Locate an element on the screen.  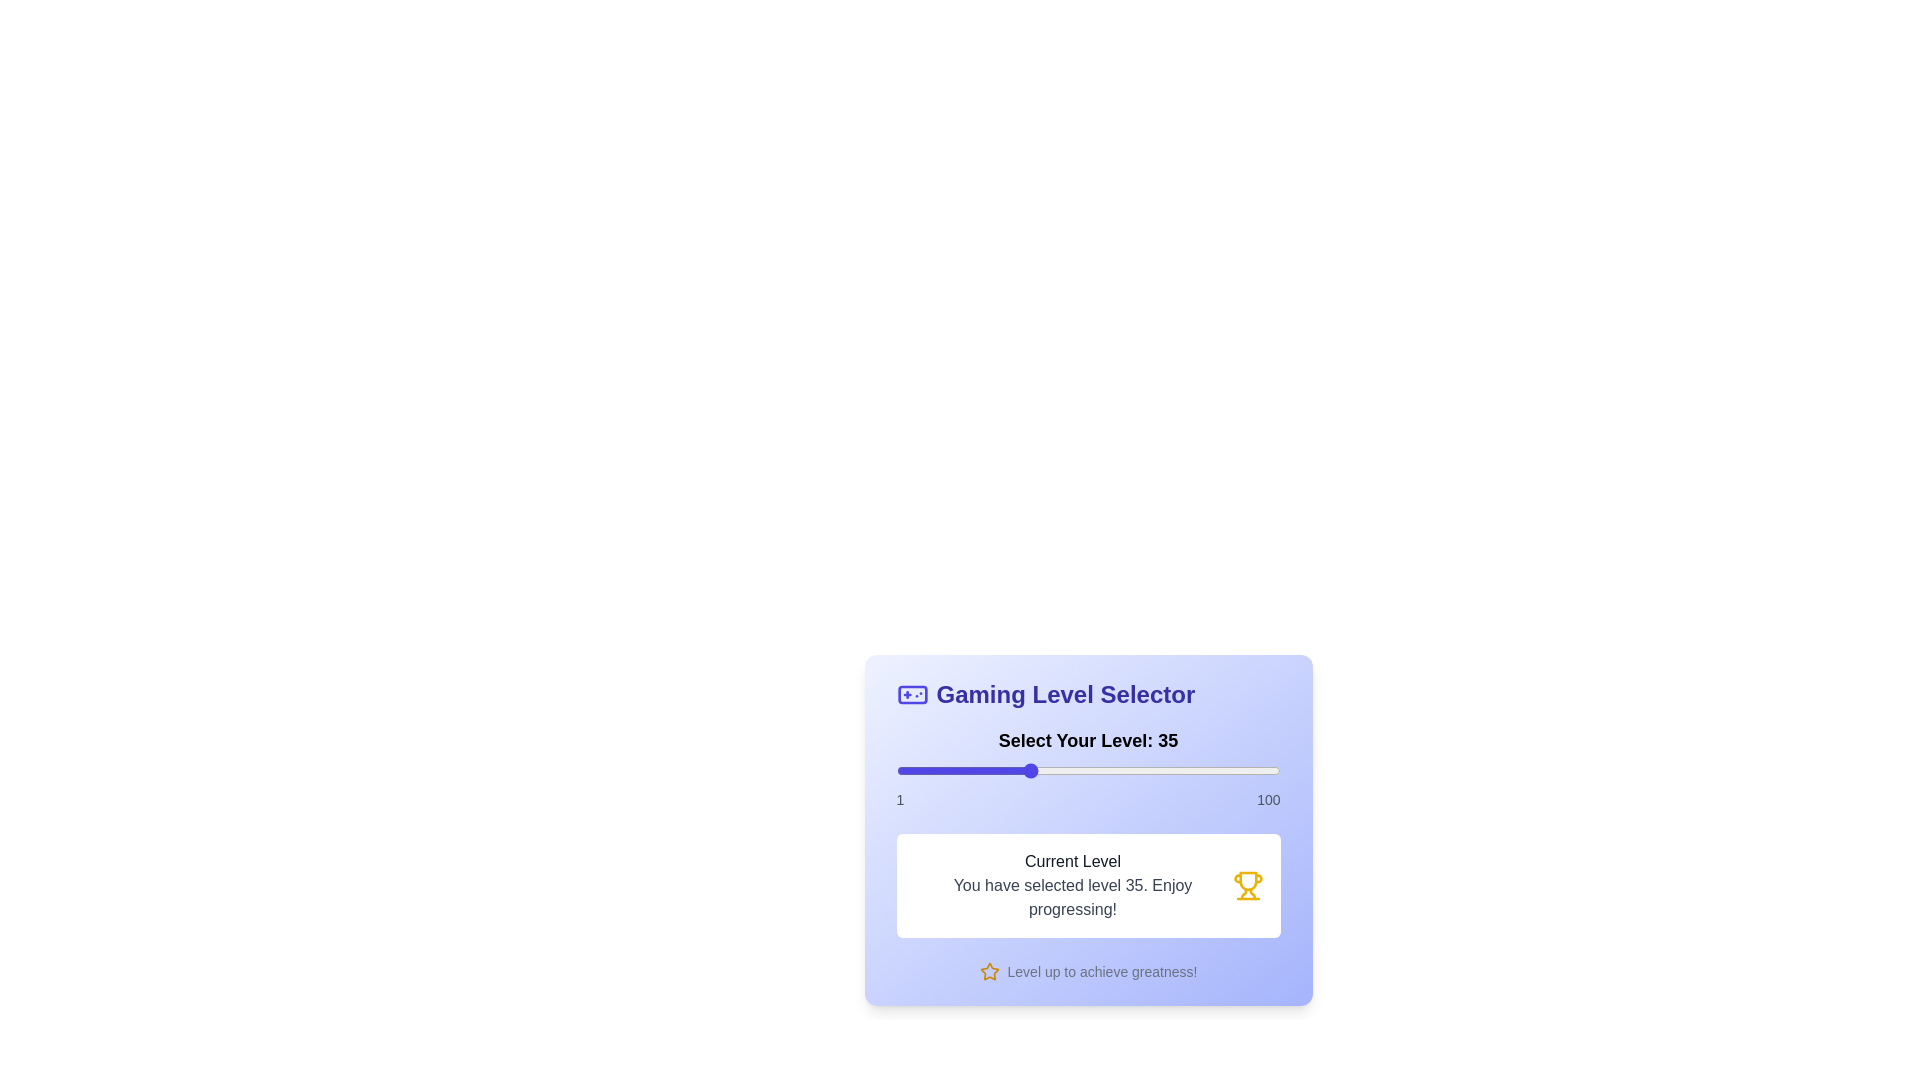
the level is located at coordinates (1008, 770).